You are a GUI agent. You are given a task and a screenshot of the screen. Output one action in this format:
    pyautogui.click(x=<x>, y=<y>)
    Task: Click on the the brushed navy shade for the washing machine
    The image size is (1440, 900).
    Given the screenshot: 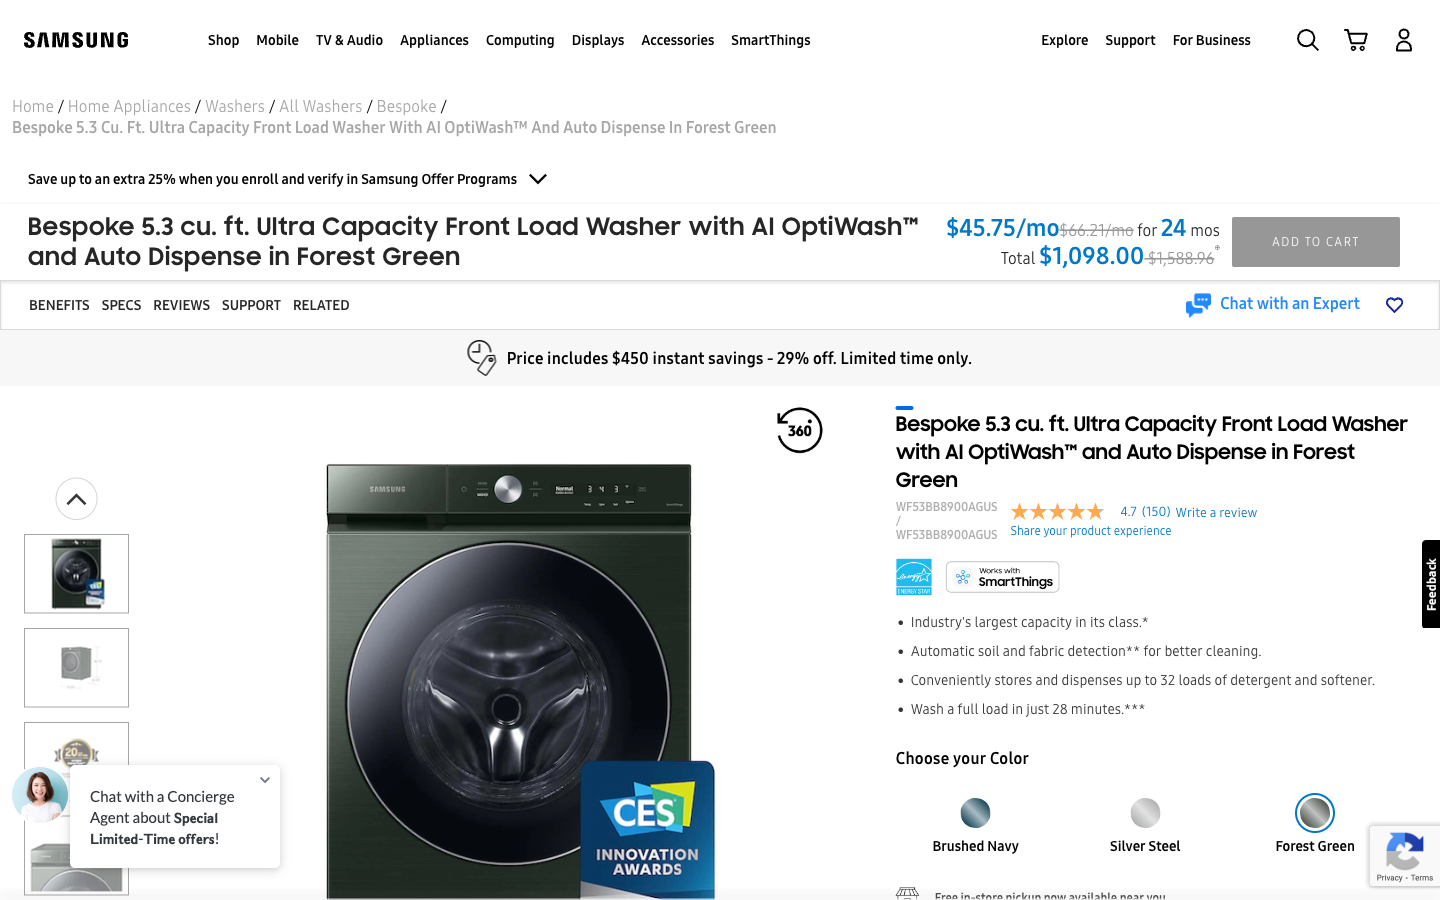 What is the action you would take?
    pyautogui.click(x=974, y=806)
    